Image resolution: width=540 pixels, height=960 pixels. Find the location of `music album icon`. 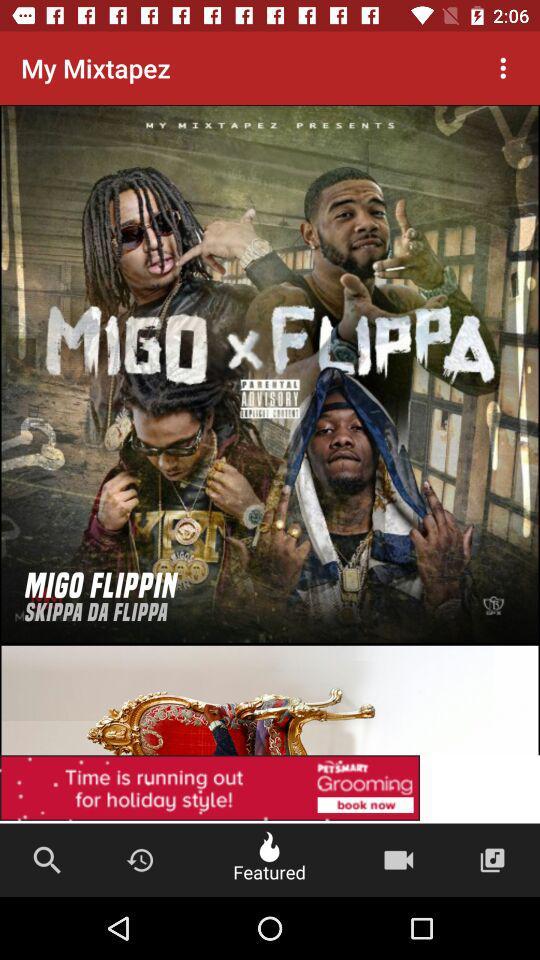

music album icon is located at coordinates (491, 859).